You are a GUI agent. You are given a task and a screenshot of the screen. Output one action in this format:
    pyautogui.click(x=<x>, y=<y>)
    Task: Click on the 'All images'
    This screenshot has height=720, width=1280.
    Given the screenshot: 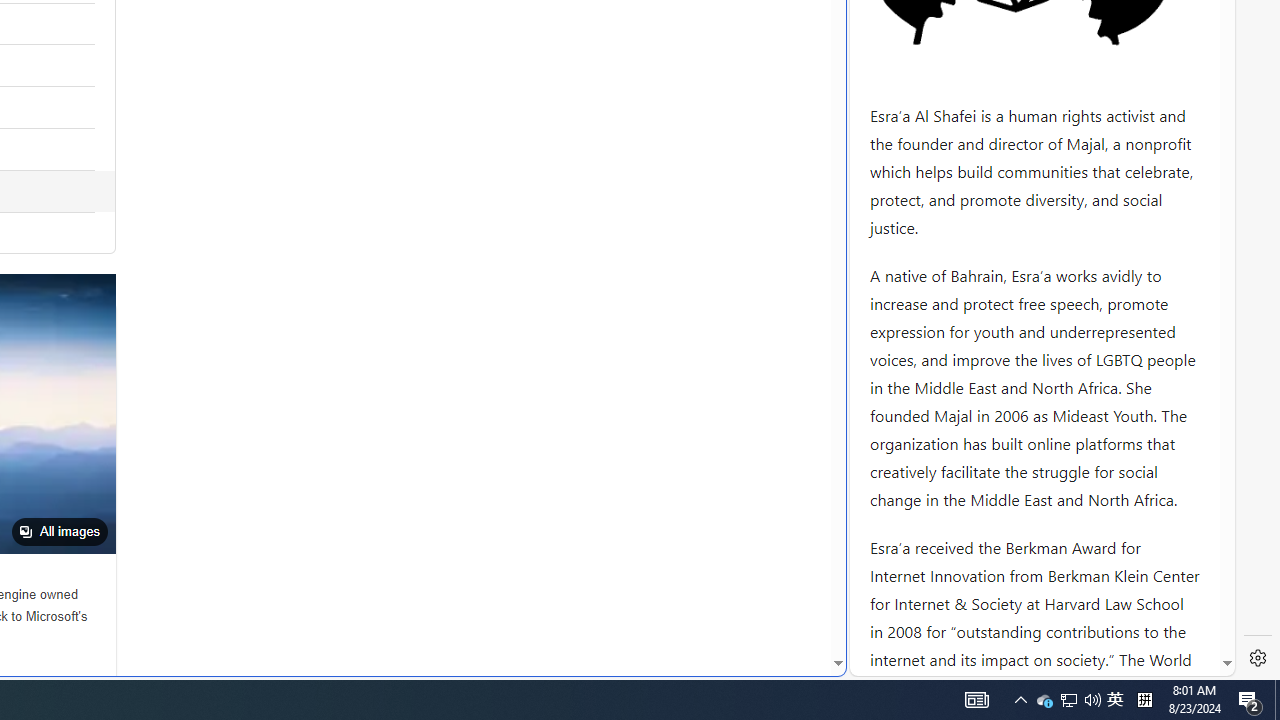 What is the action you would take?
    pyautogui.click(x=59, y=531)
    